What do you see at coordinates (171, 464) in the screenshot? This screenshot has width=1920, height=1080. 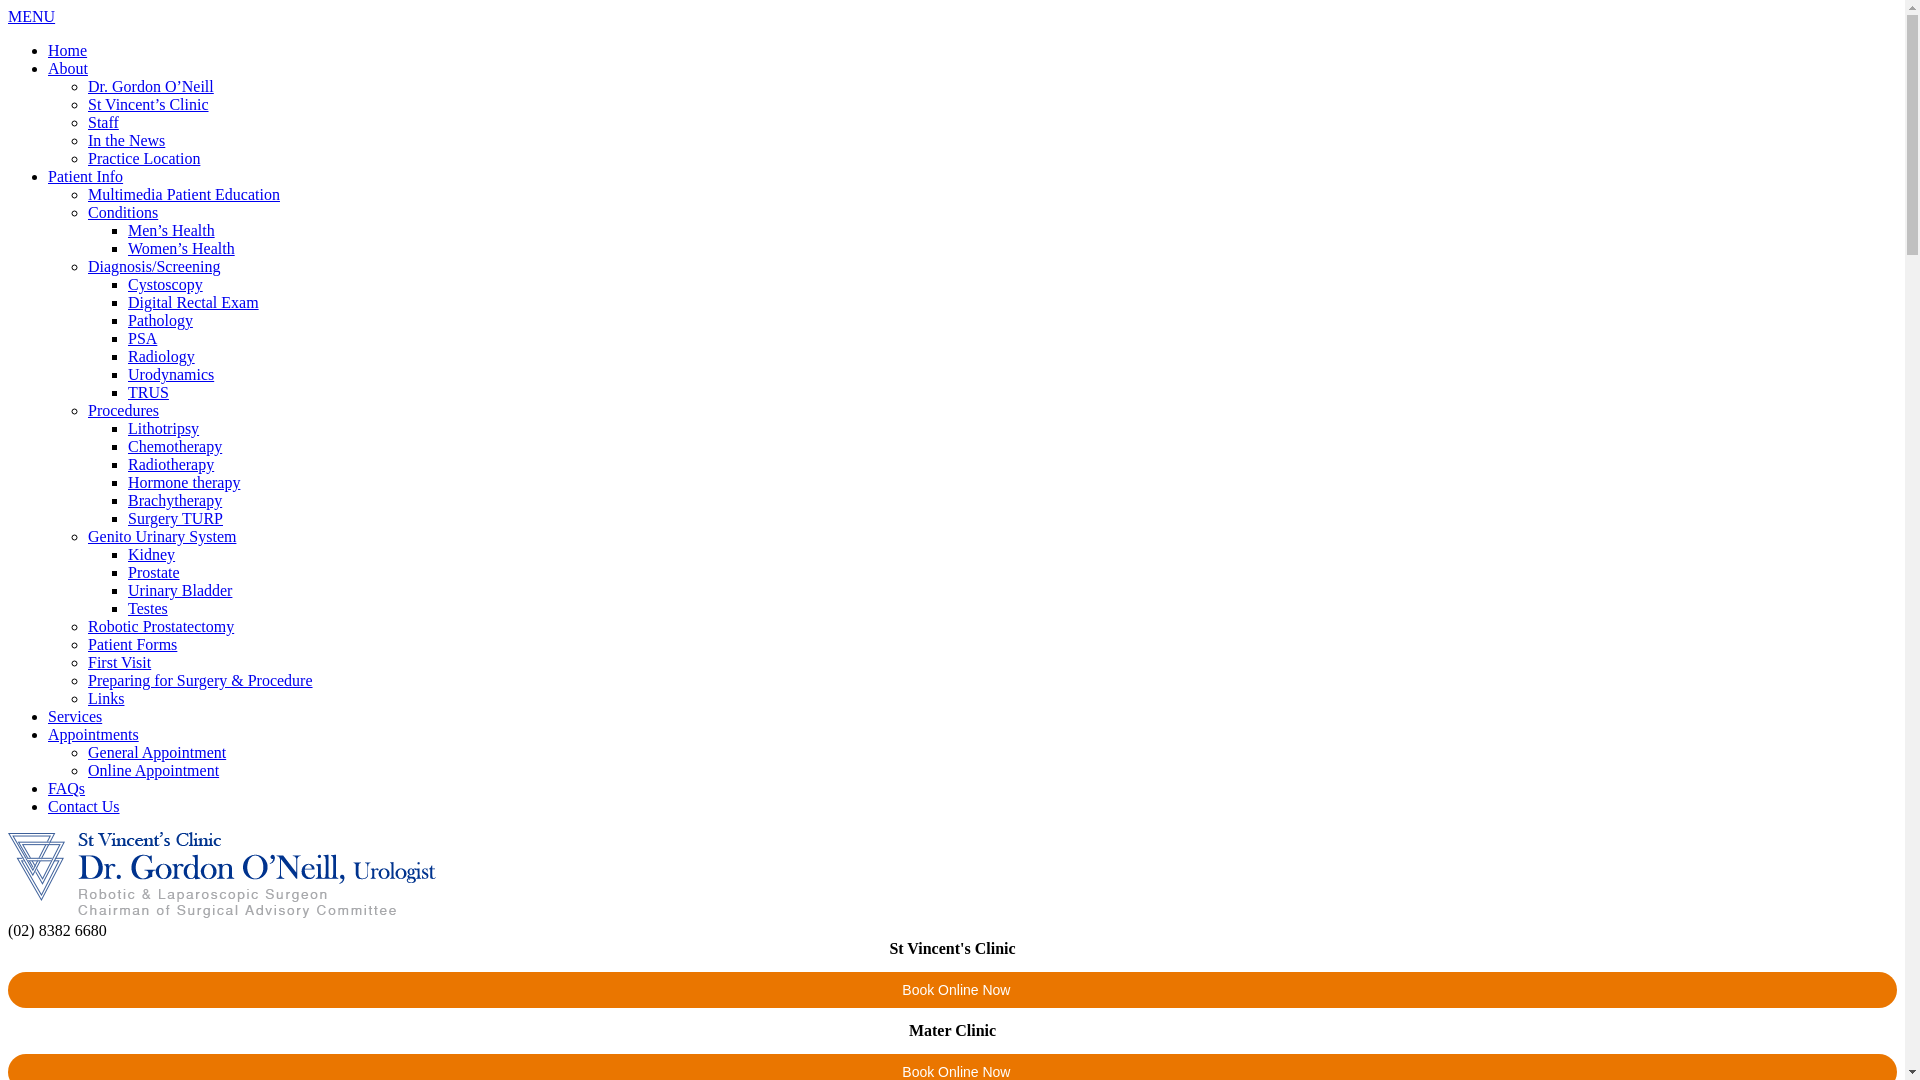 I see `'Radiotherapy'` at bounding box center [171, 464].